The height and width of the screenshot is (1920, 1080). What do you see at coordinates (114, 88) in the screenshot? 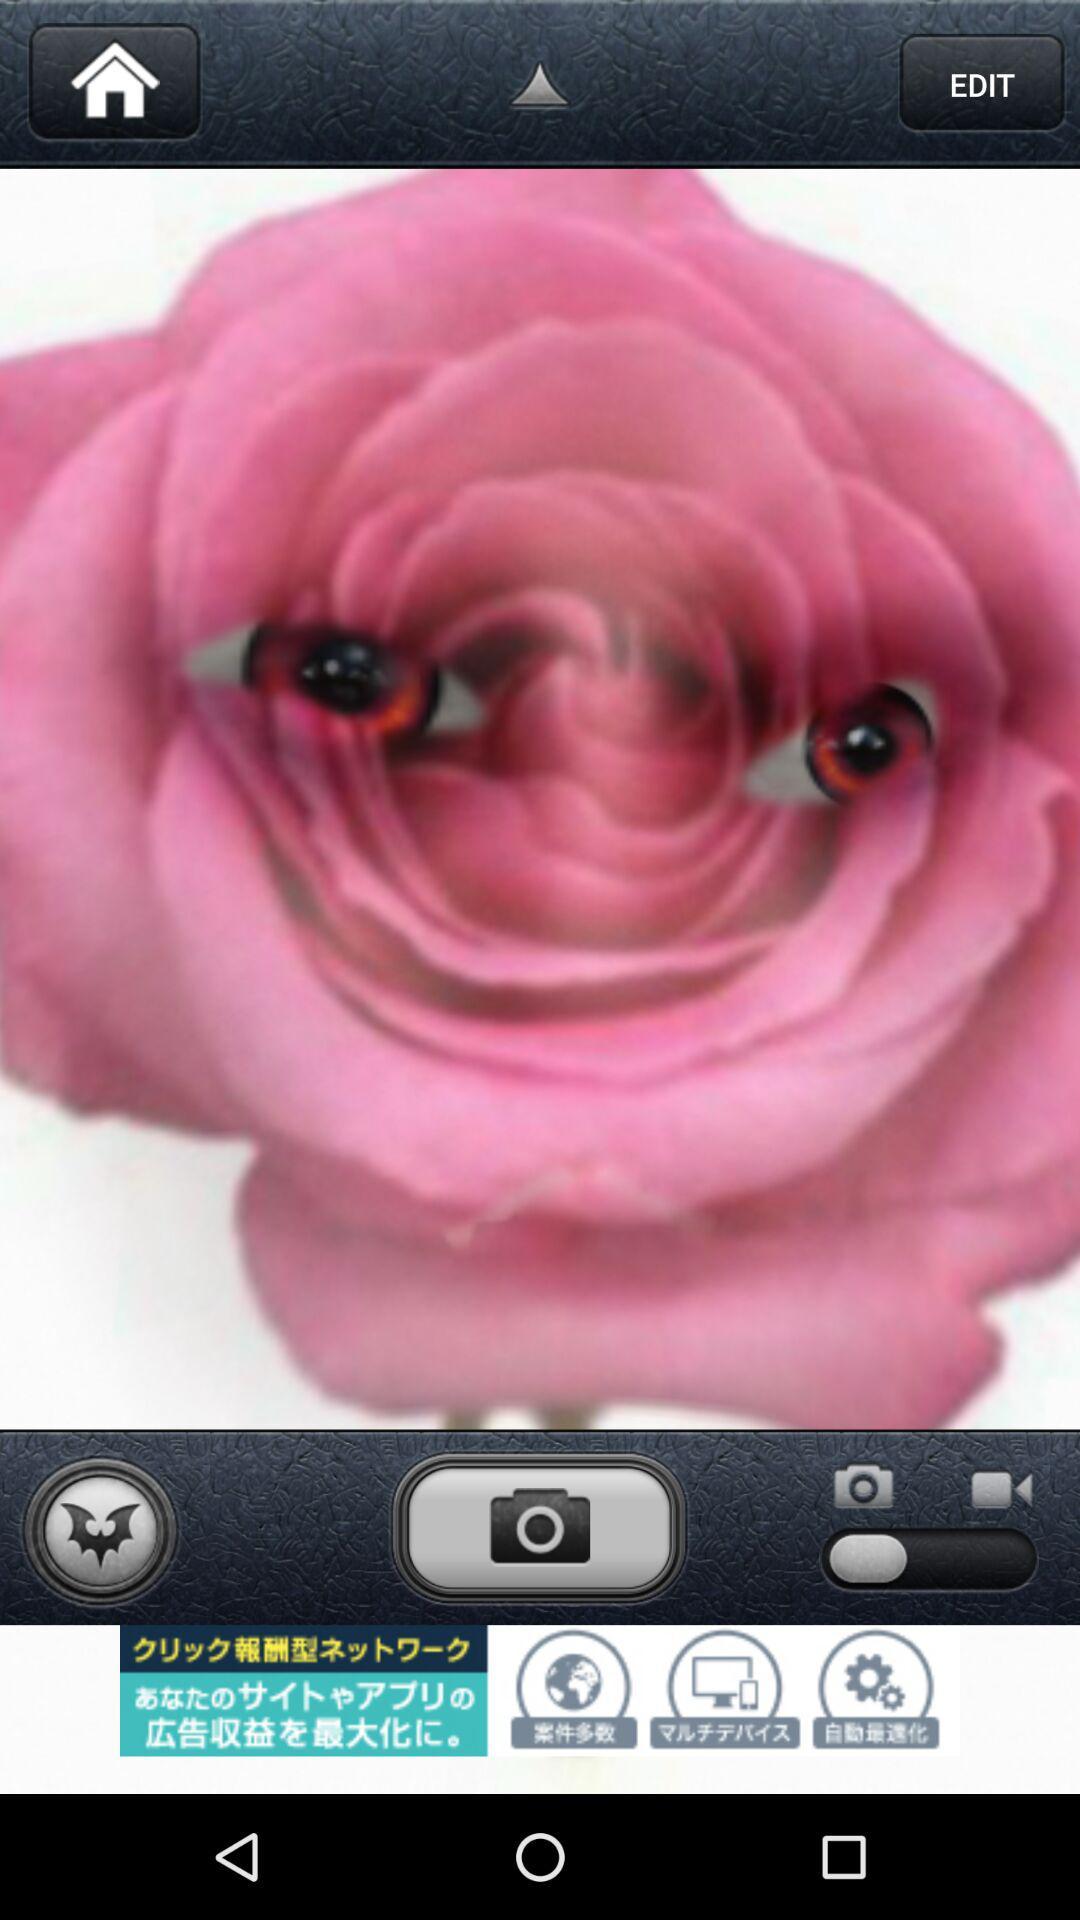
I see `the home icon` at bounding box center [114, 88].